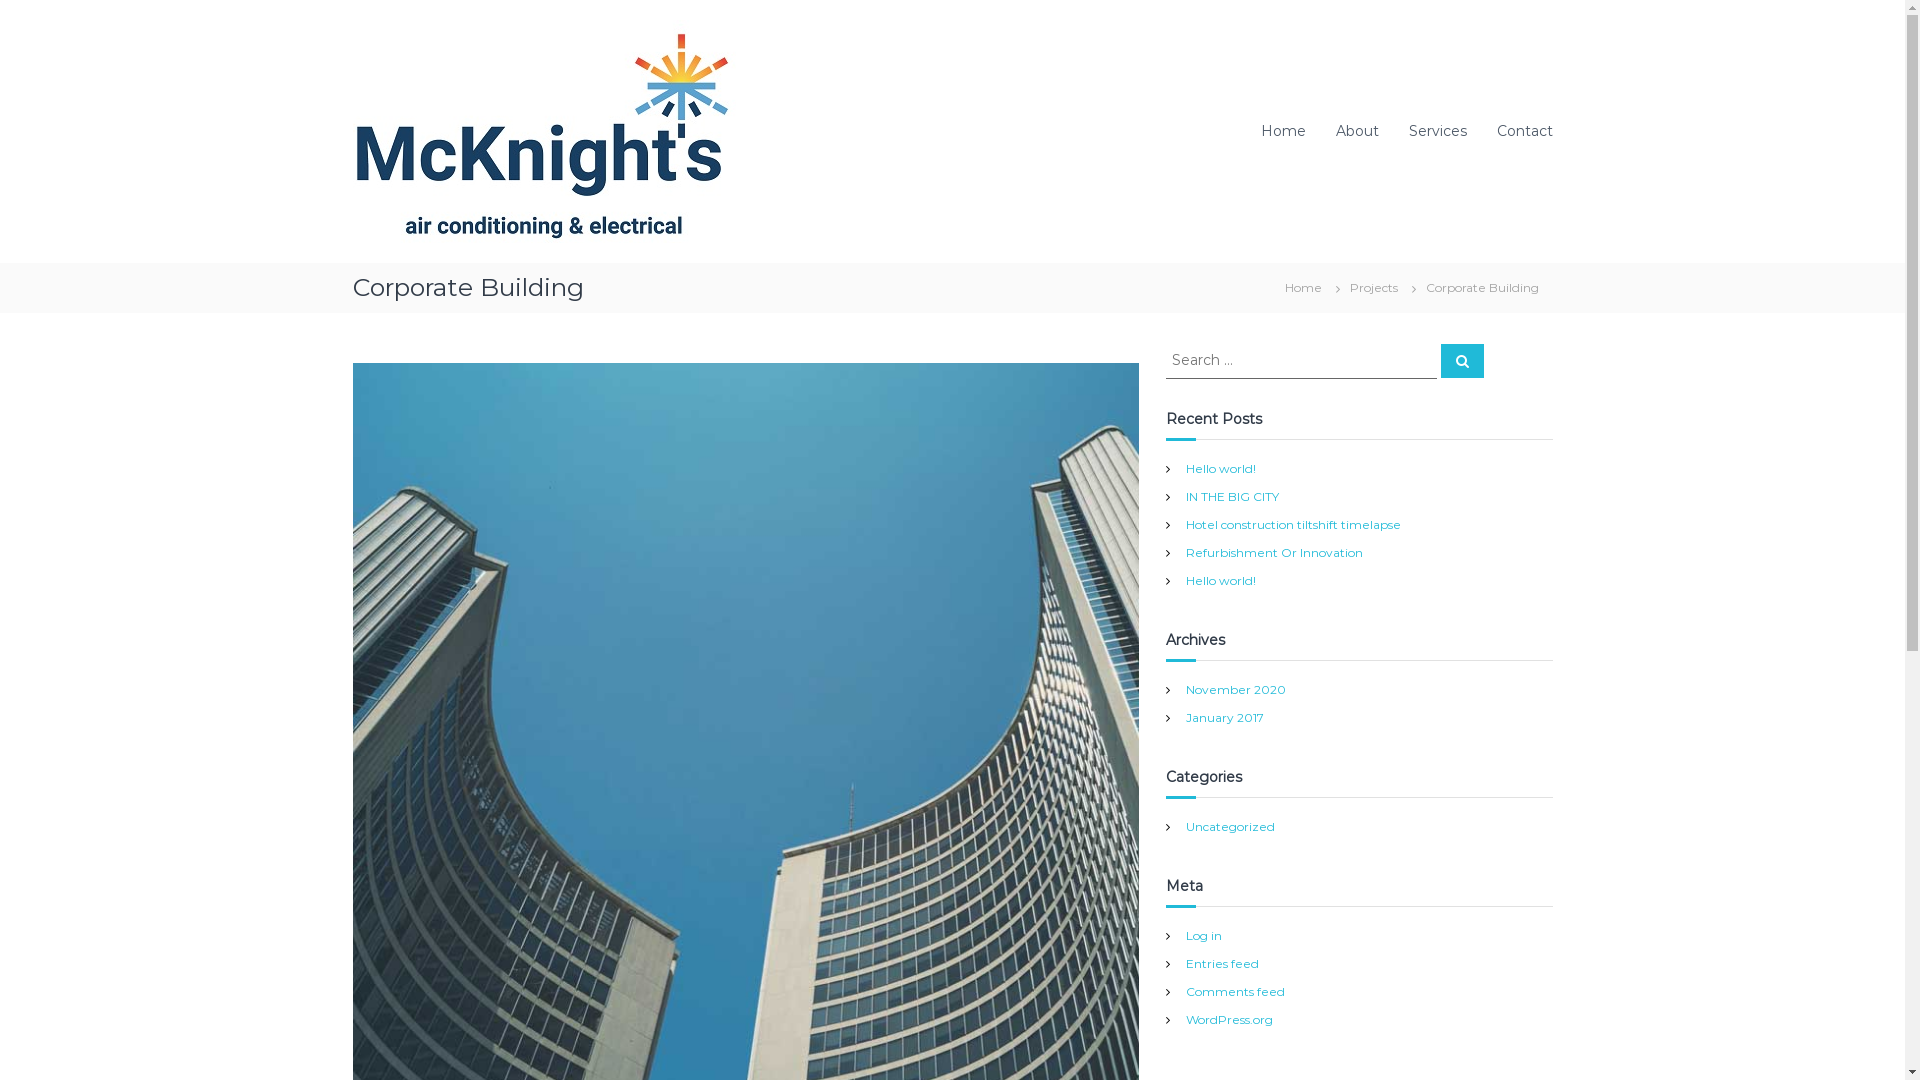 Image resolution: width=1920 pixels, height=1080 pixels. Describe the element at coordinates (1273, 551) in the screenshot. I see `'Refurbishment Or Innovation'` at that location.